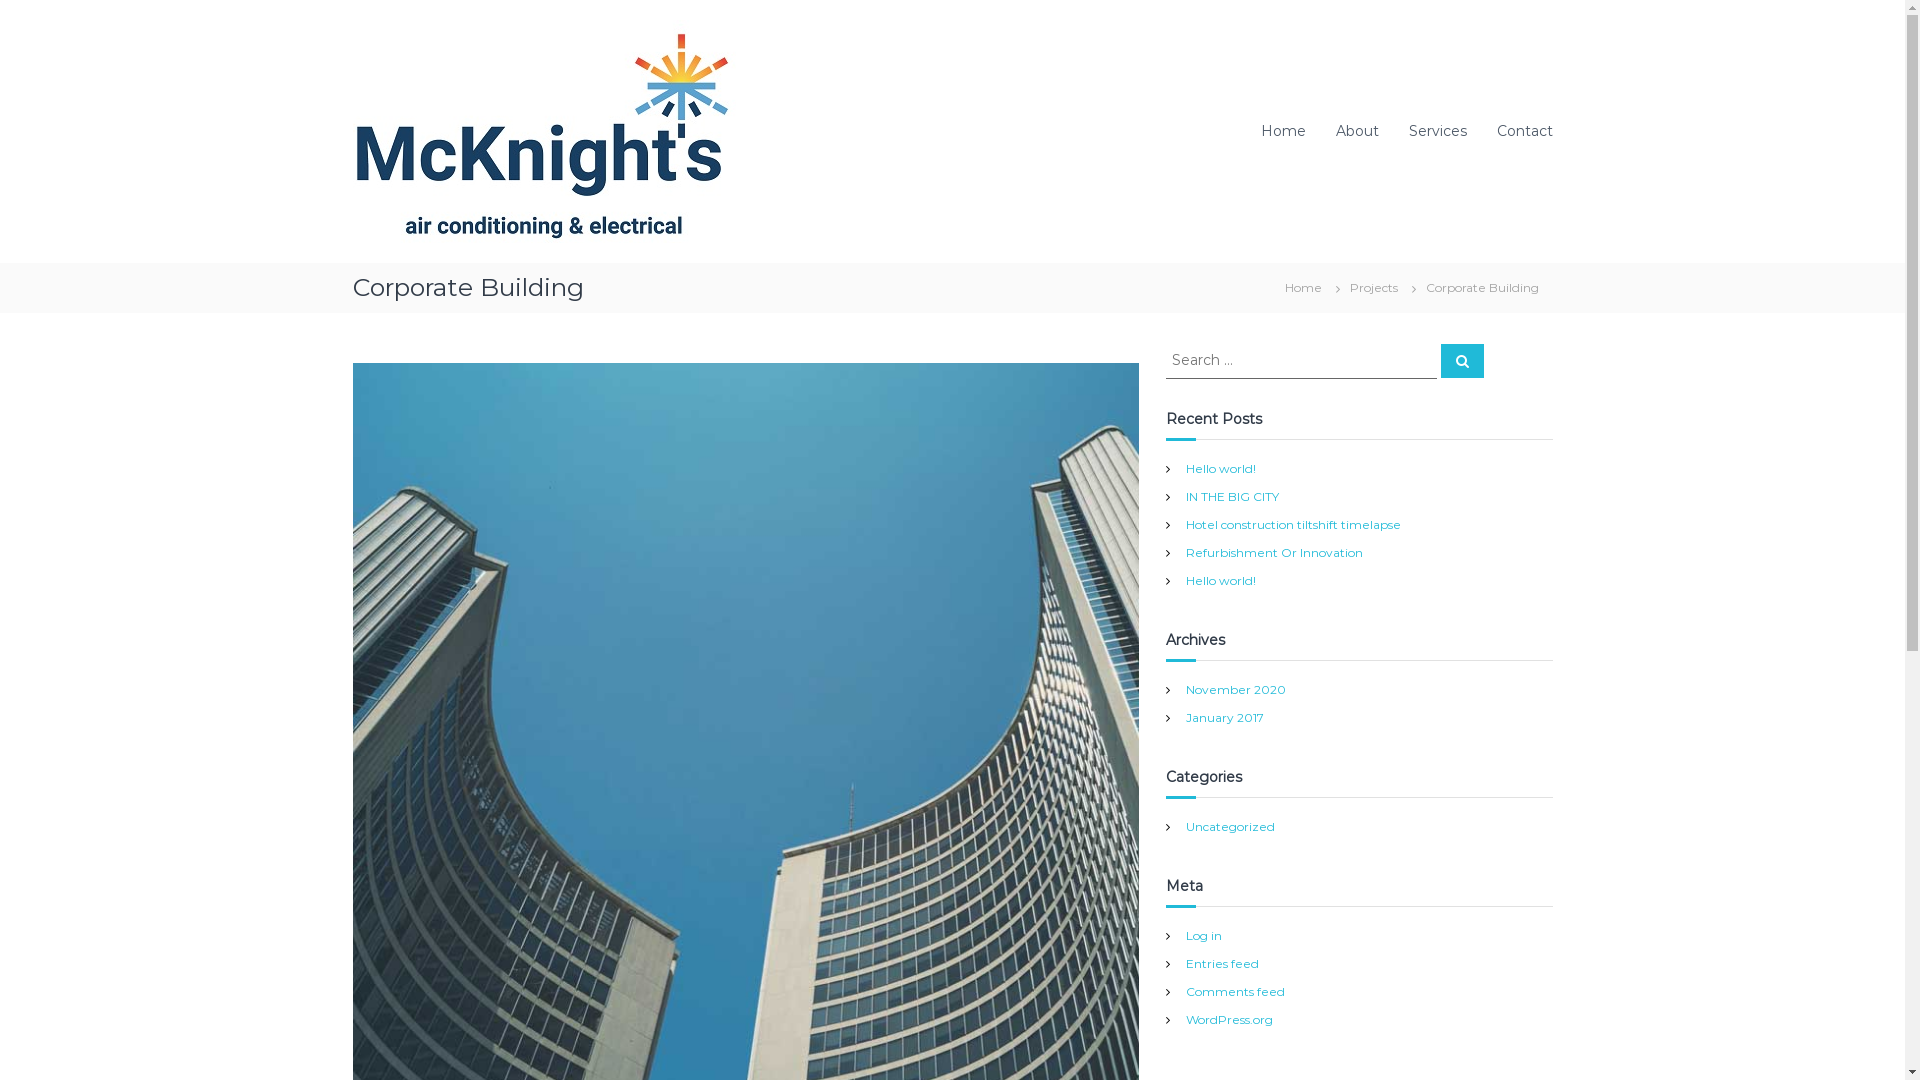 Image resolution: width=1920 pixels, height=1080 pixels. Describe the element at coordinates (1273, 551) in the screenshot. I see `'Refurbishment Or Innovation'` at that location.